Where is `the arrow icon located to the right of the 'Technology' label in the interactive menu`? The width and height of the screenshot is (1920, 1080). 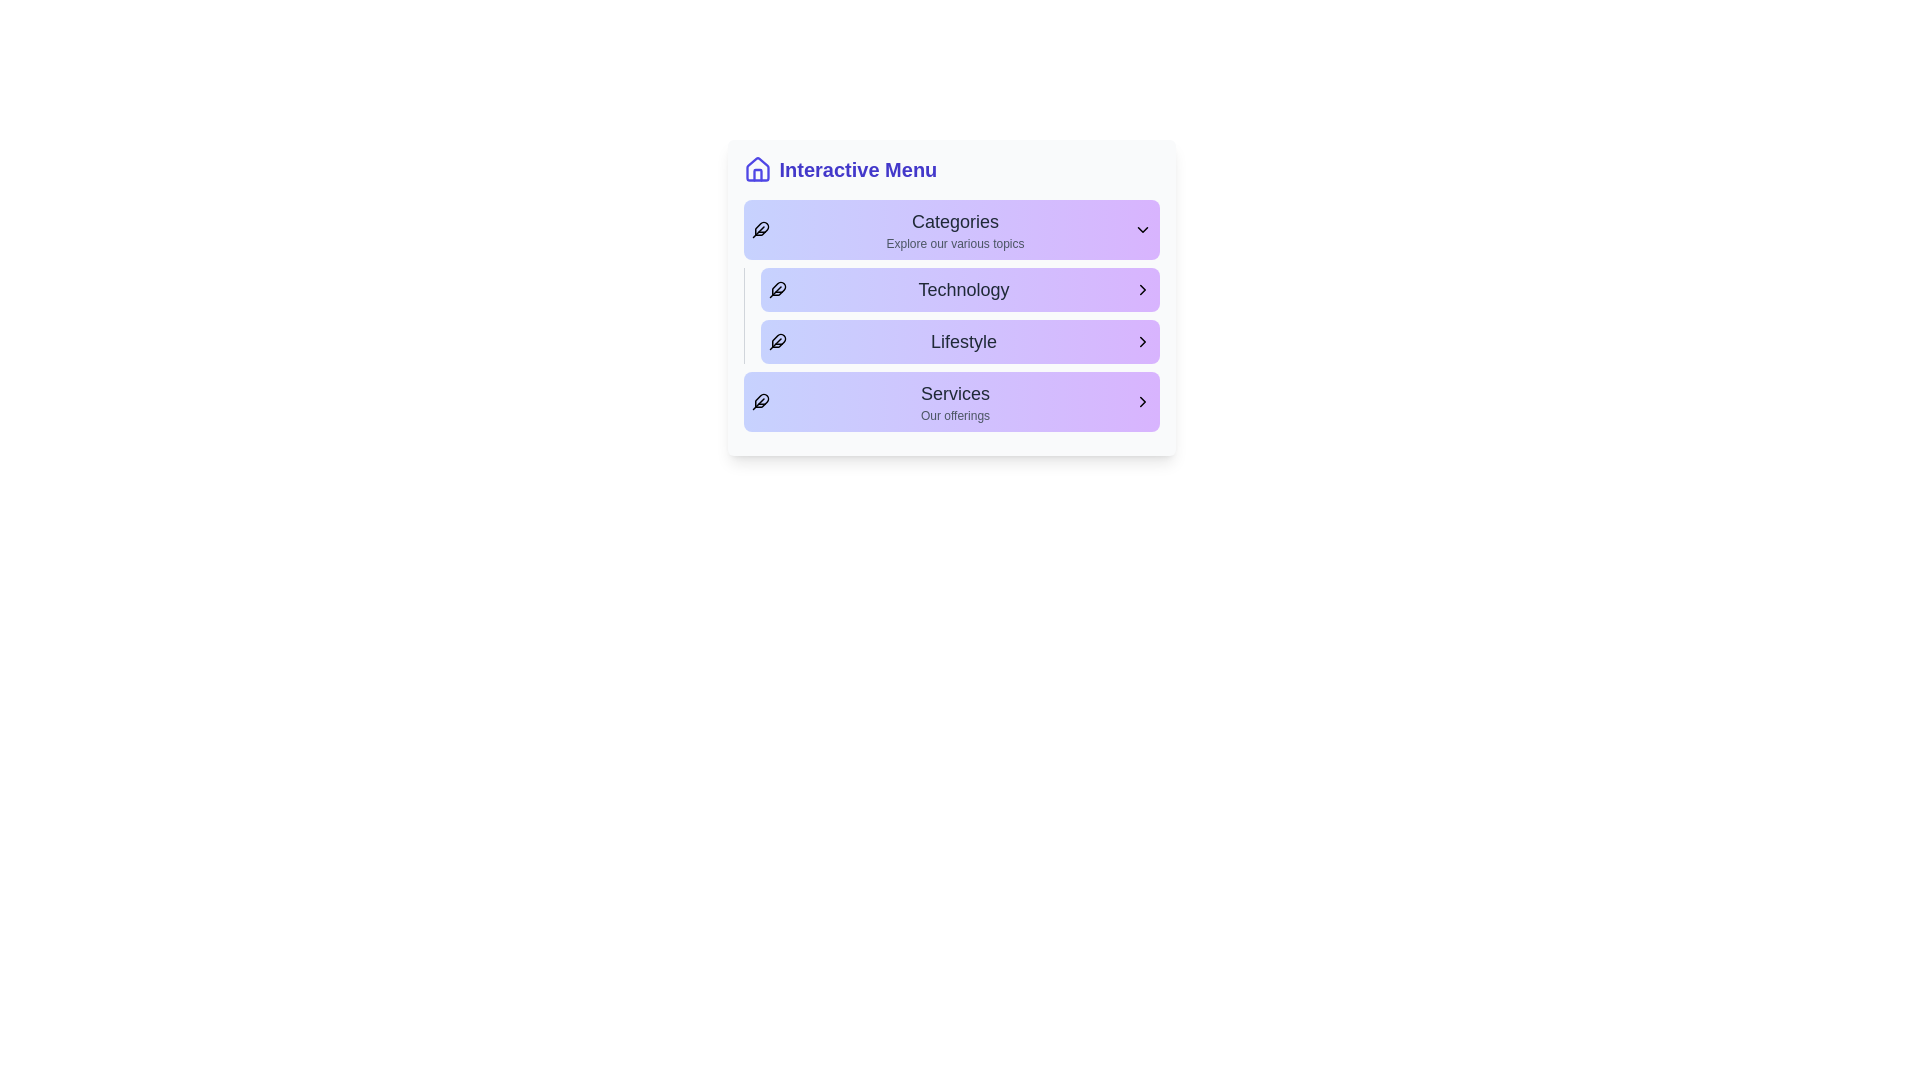
the arrow icon located to the right of the 'Technology' label in the interactive menu is located at coordinates (1142, 289).